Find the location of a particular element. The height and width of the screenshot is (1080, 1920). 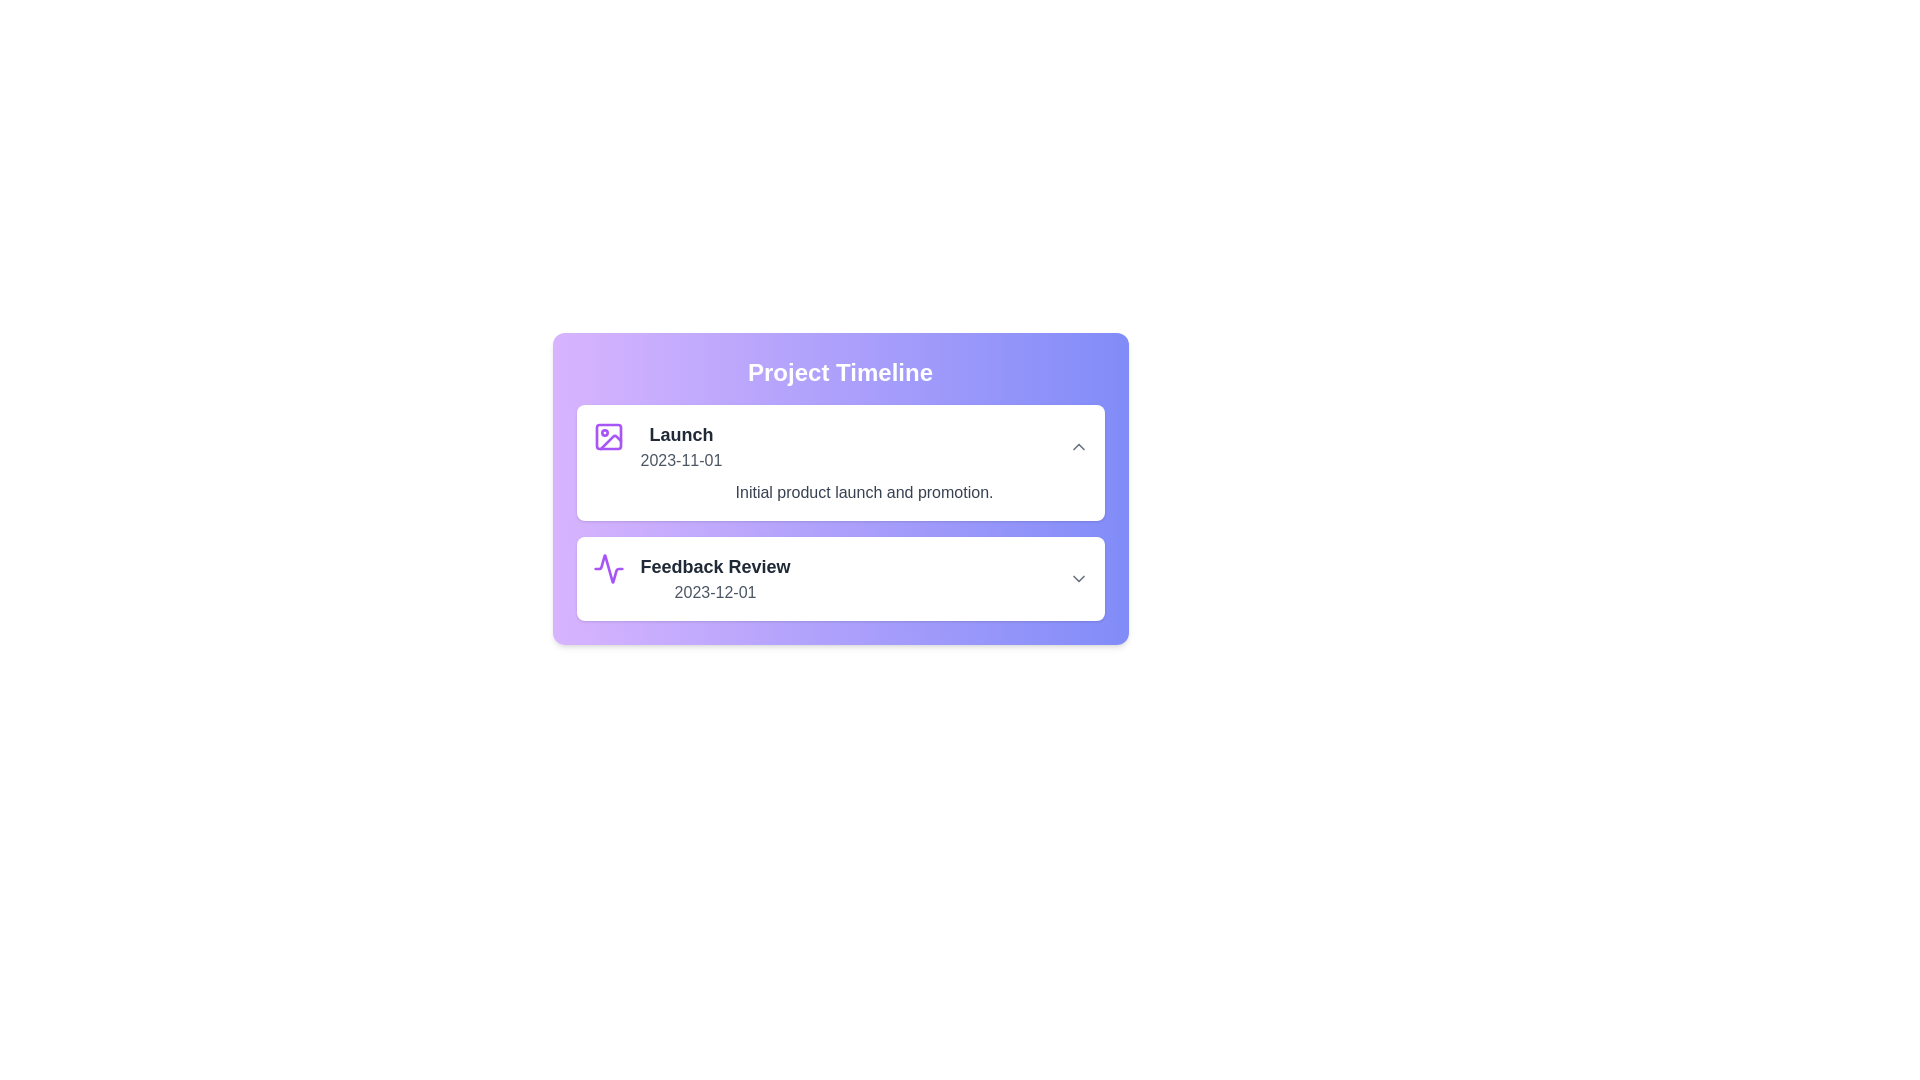

the static text label that provides information about the project milestone, specifically the launch event, located centrally within the 'Launch' section of the card is located at coordinates (864, 493).